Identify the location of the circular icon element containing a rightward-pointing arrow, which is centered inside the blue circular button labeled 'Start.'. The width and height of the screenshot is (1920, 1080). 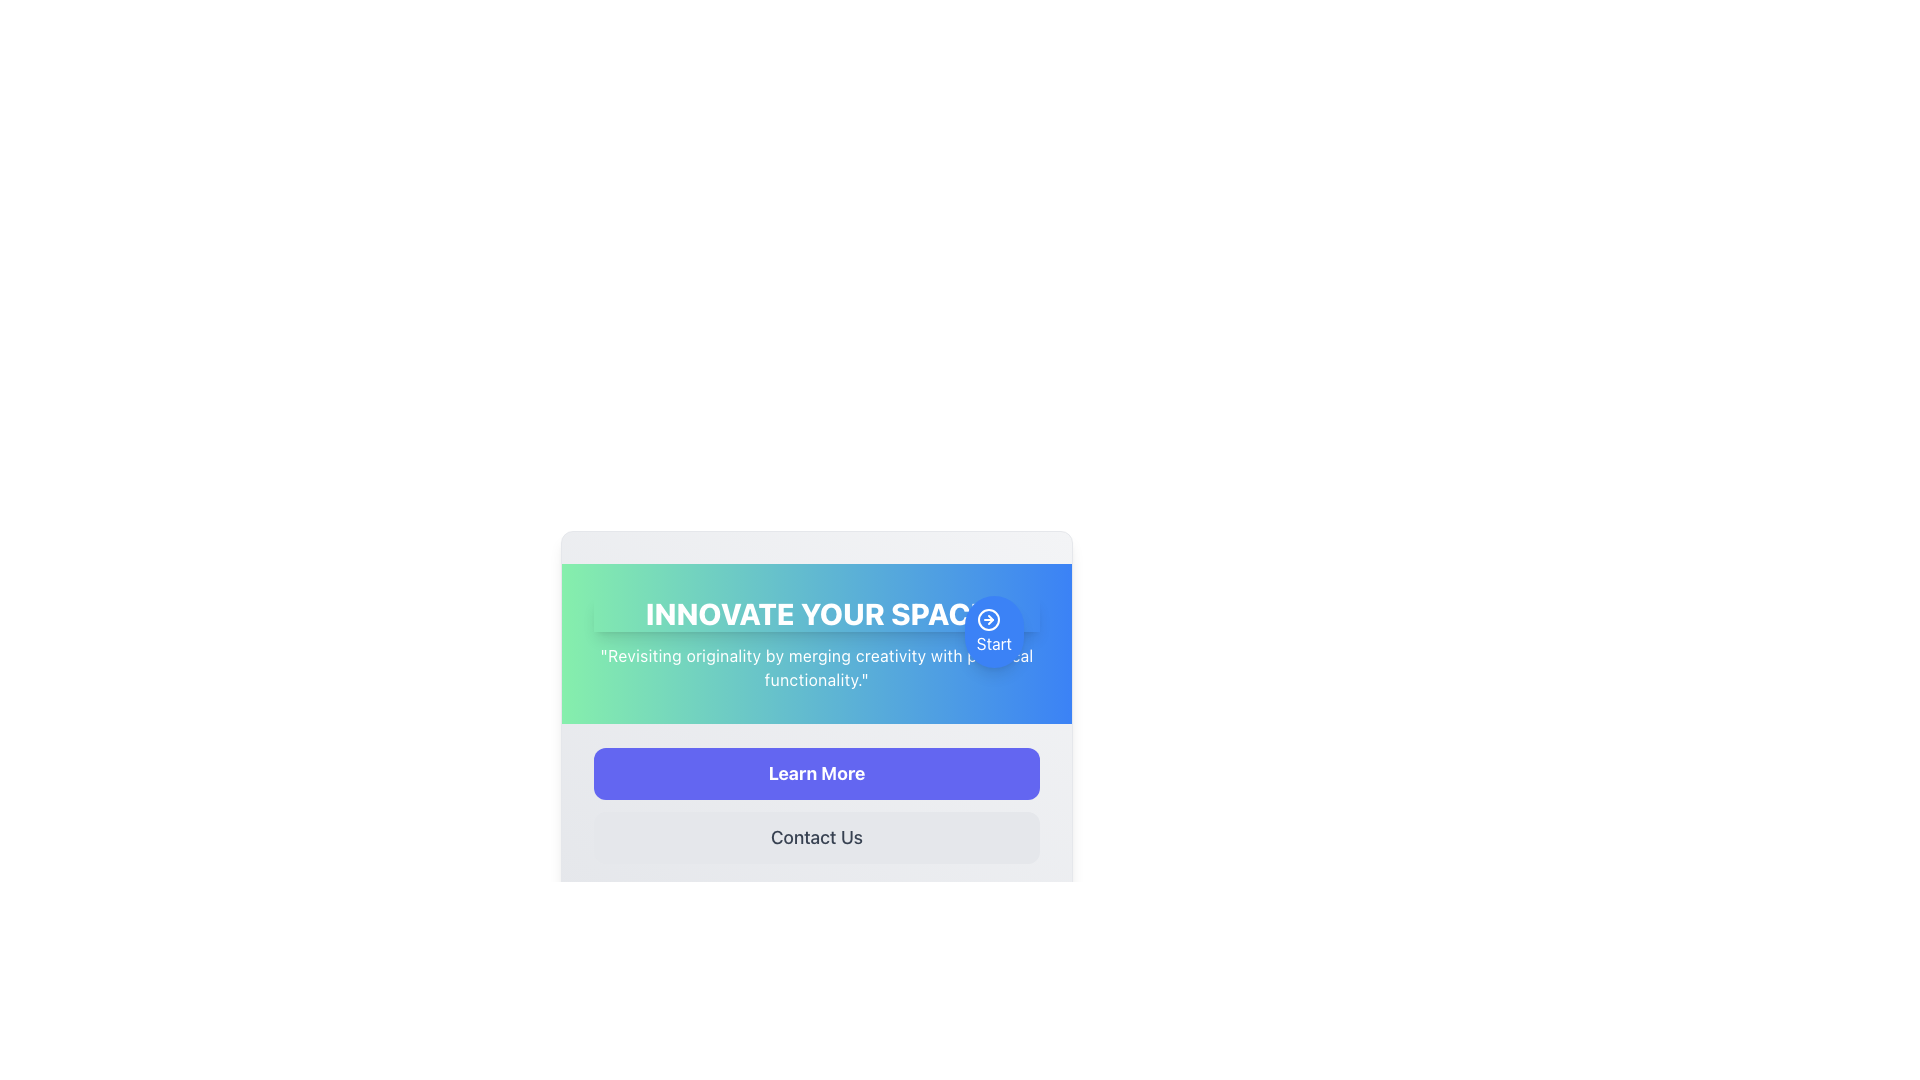
(988, 619).